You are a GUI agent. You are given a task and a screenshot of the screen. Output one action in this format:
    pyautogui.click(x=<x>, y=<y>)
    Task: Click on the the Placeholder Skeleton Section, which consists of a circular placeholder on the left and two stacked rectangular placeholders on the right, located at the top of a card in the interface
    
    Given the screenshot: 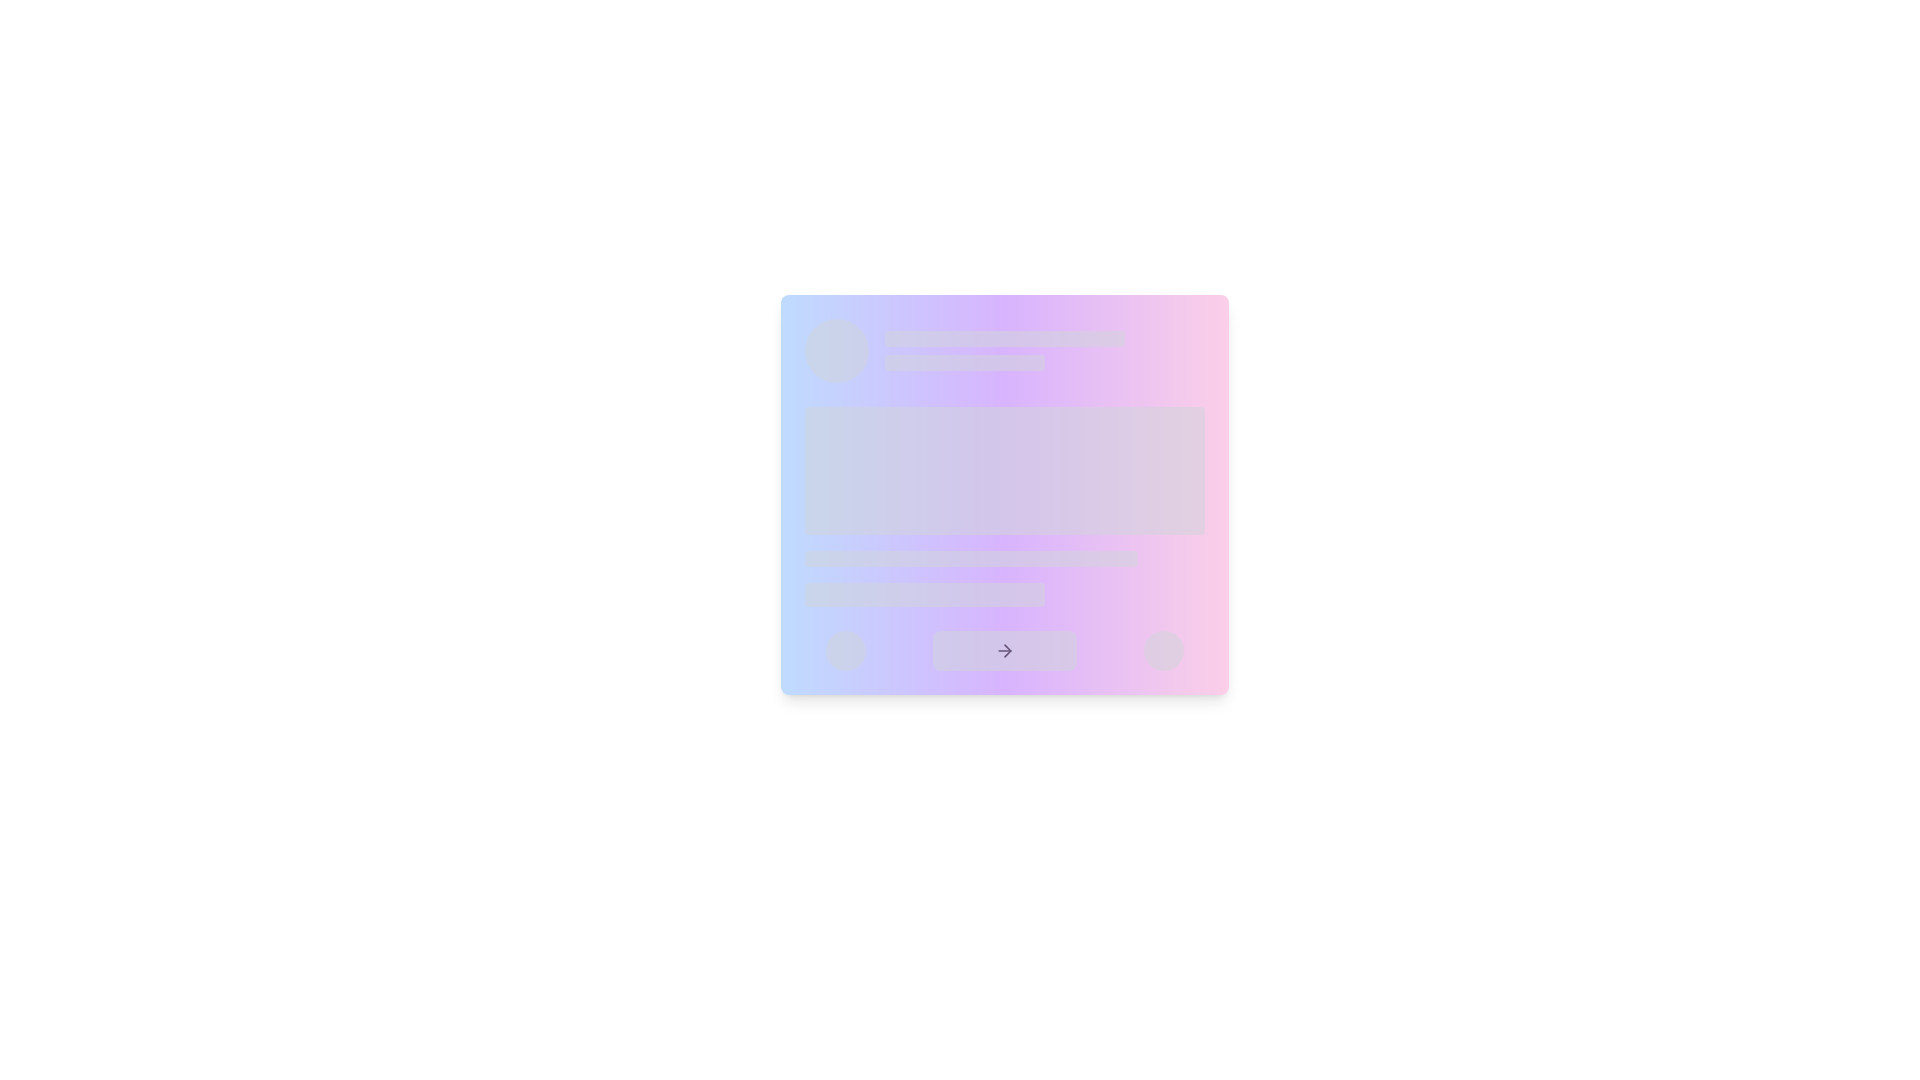 What is the action you would take?
    pyautogui.click(x=1004, y=350)
    